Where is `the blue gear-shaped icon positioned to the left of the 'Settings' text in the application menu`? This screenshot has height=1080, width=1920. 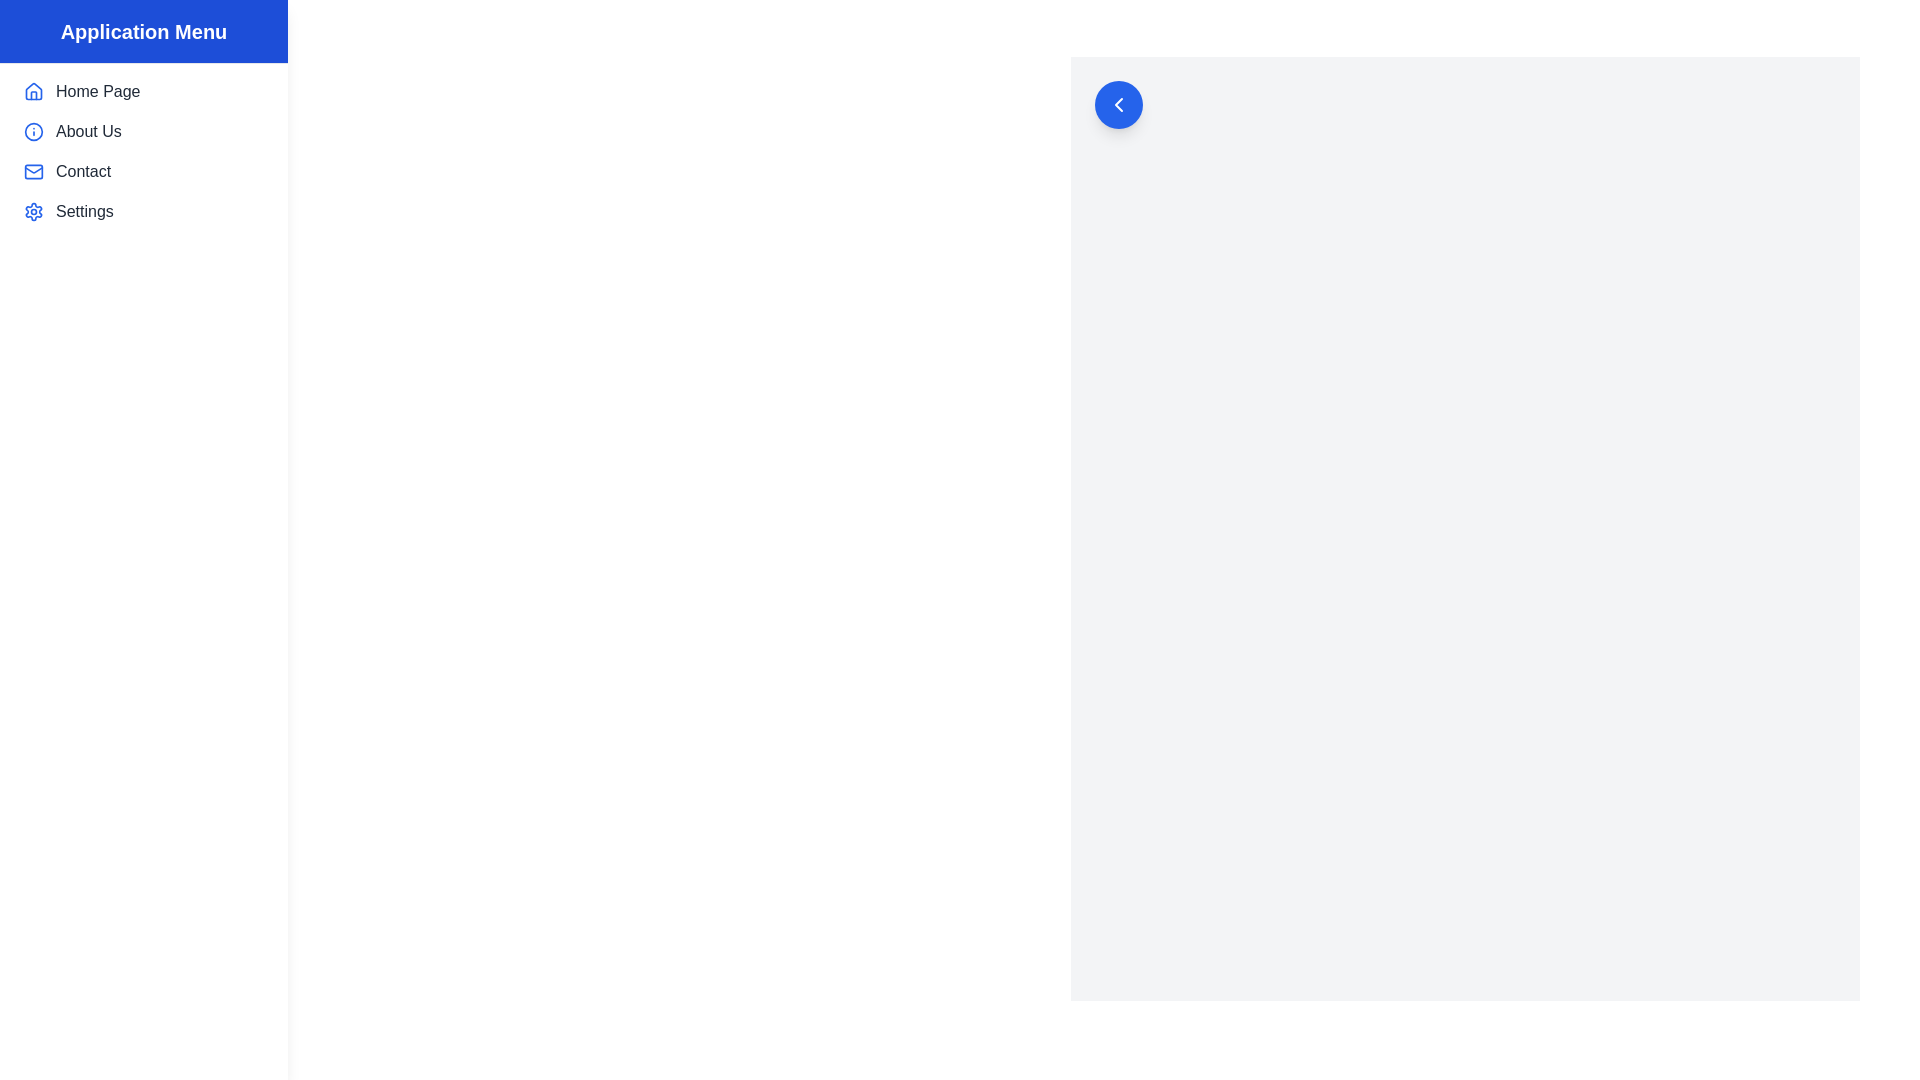
the blue gear-shaped icon positioned to the left of the 'Settings' text in the application menu is located at coordinates (33, 212).